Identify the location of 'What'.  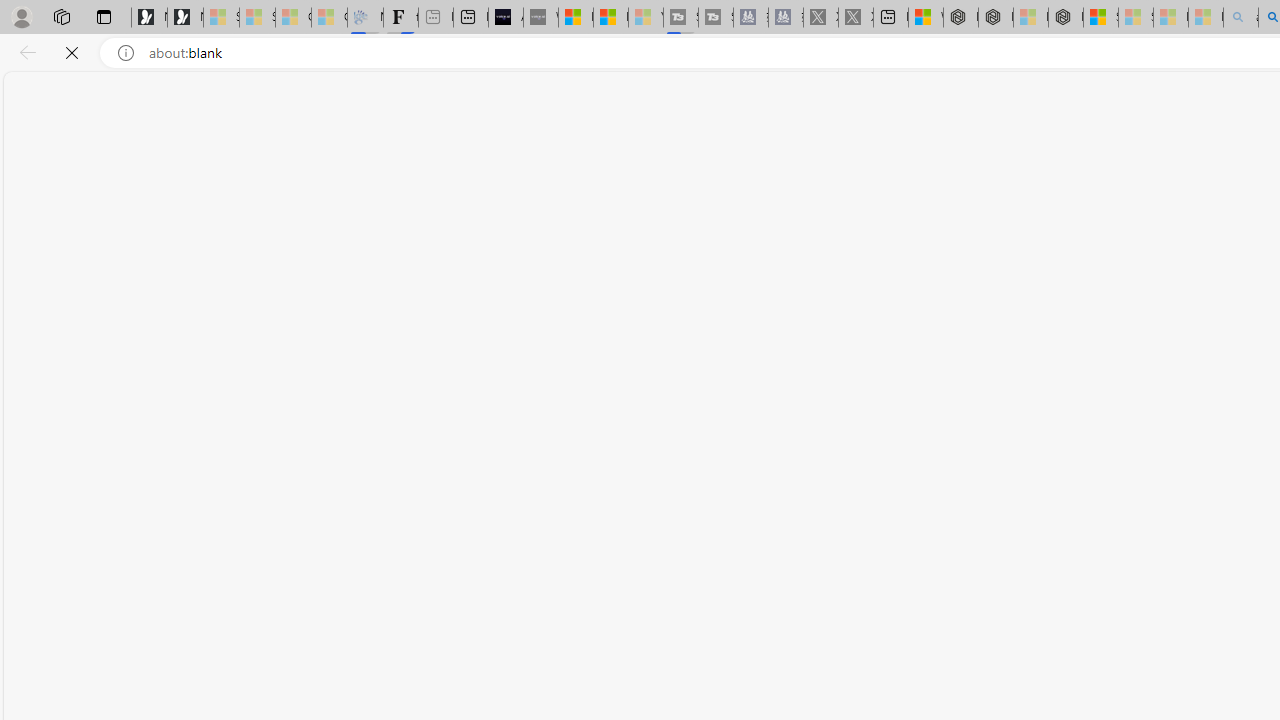
(540, 17).